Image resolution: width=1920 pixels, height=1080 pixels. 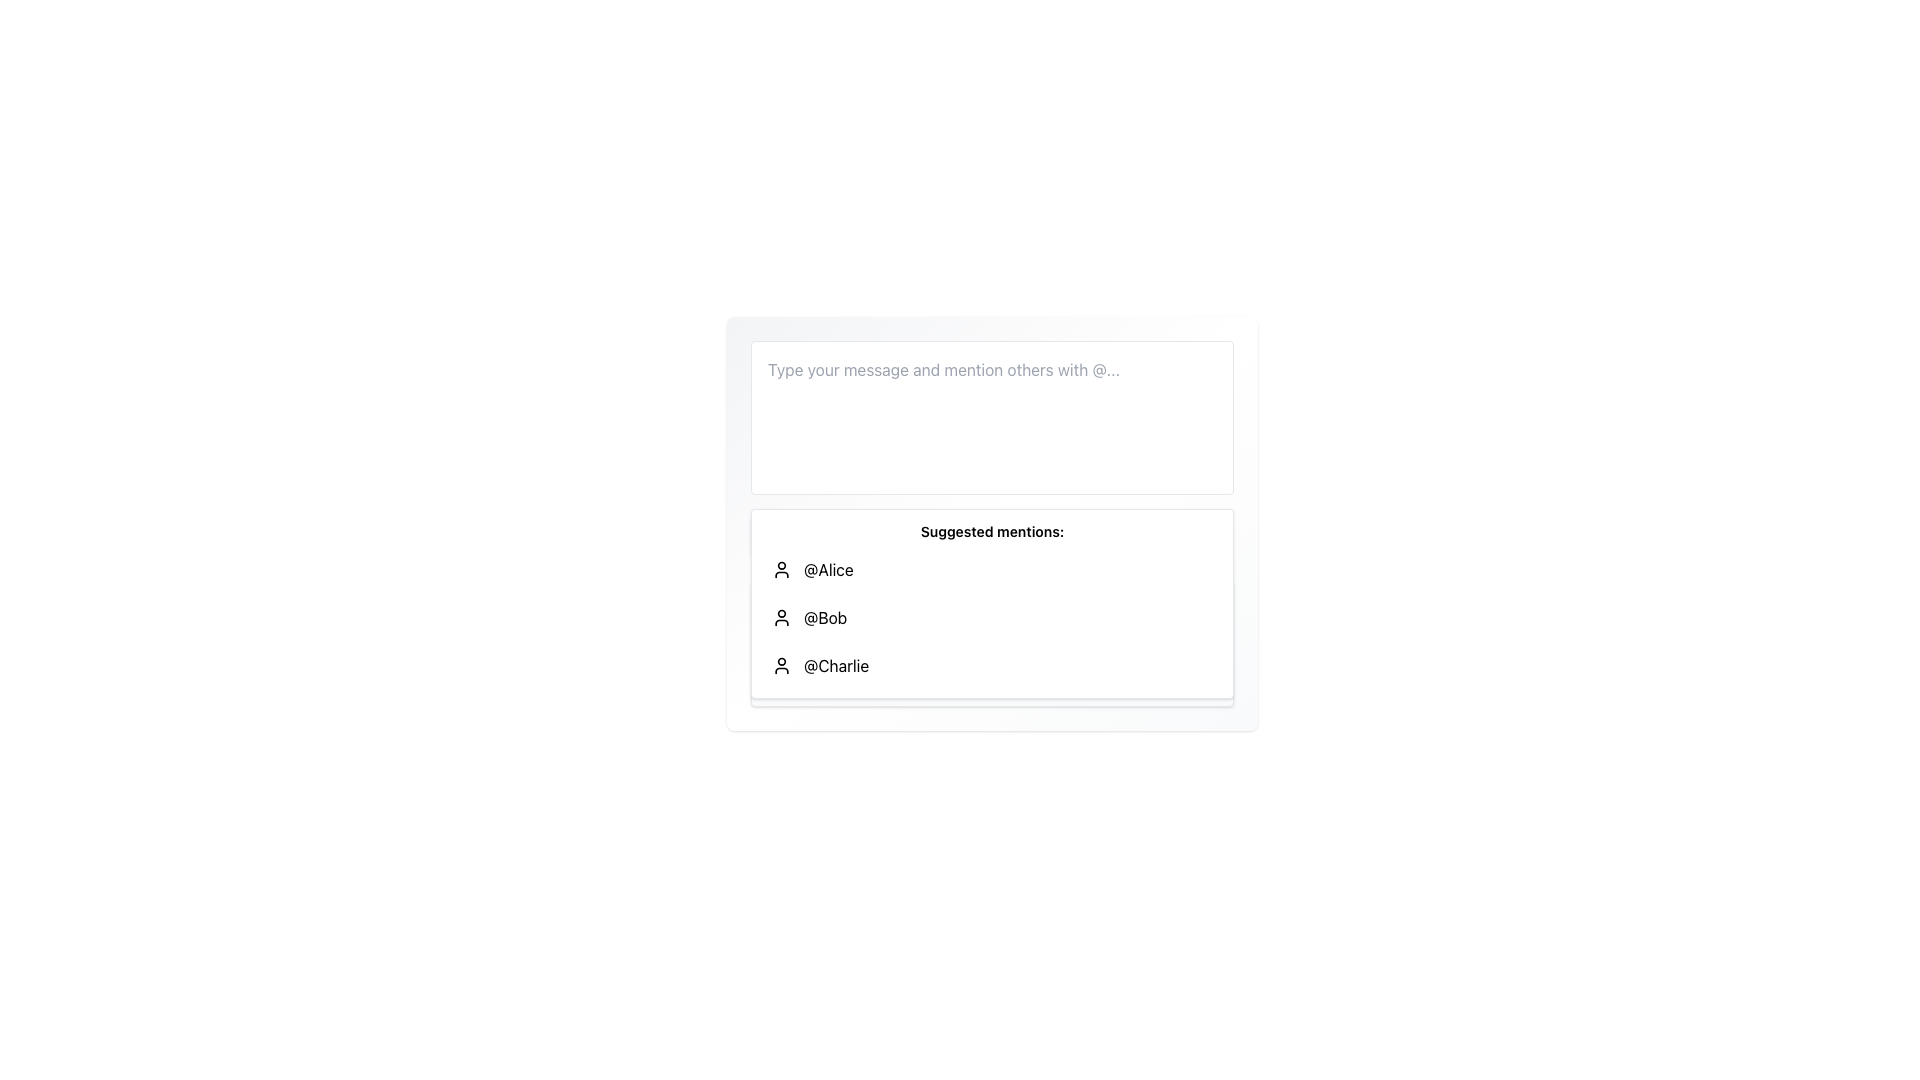 What do you see at coordinates (992, 531) in the screenshot?
I see `text label that indicates the purpose of the suggested mentions list, positioned above the suggested items` at bounding box center [992, 531].